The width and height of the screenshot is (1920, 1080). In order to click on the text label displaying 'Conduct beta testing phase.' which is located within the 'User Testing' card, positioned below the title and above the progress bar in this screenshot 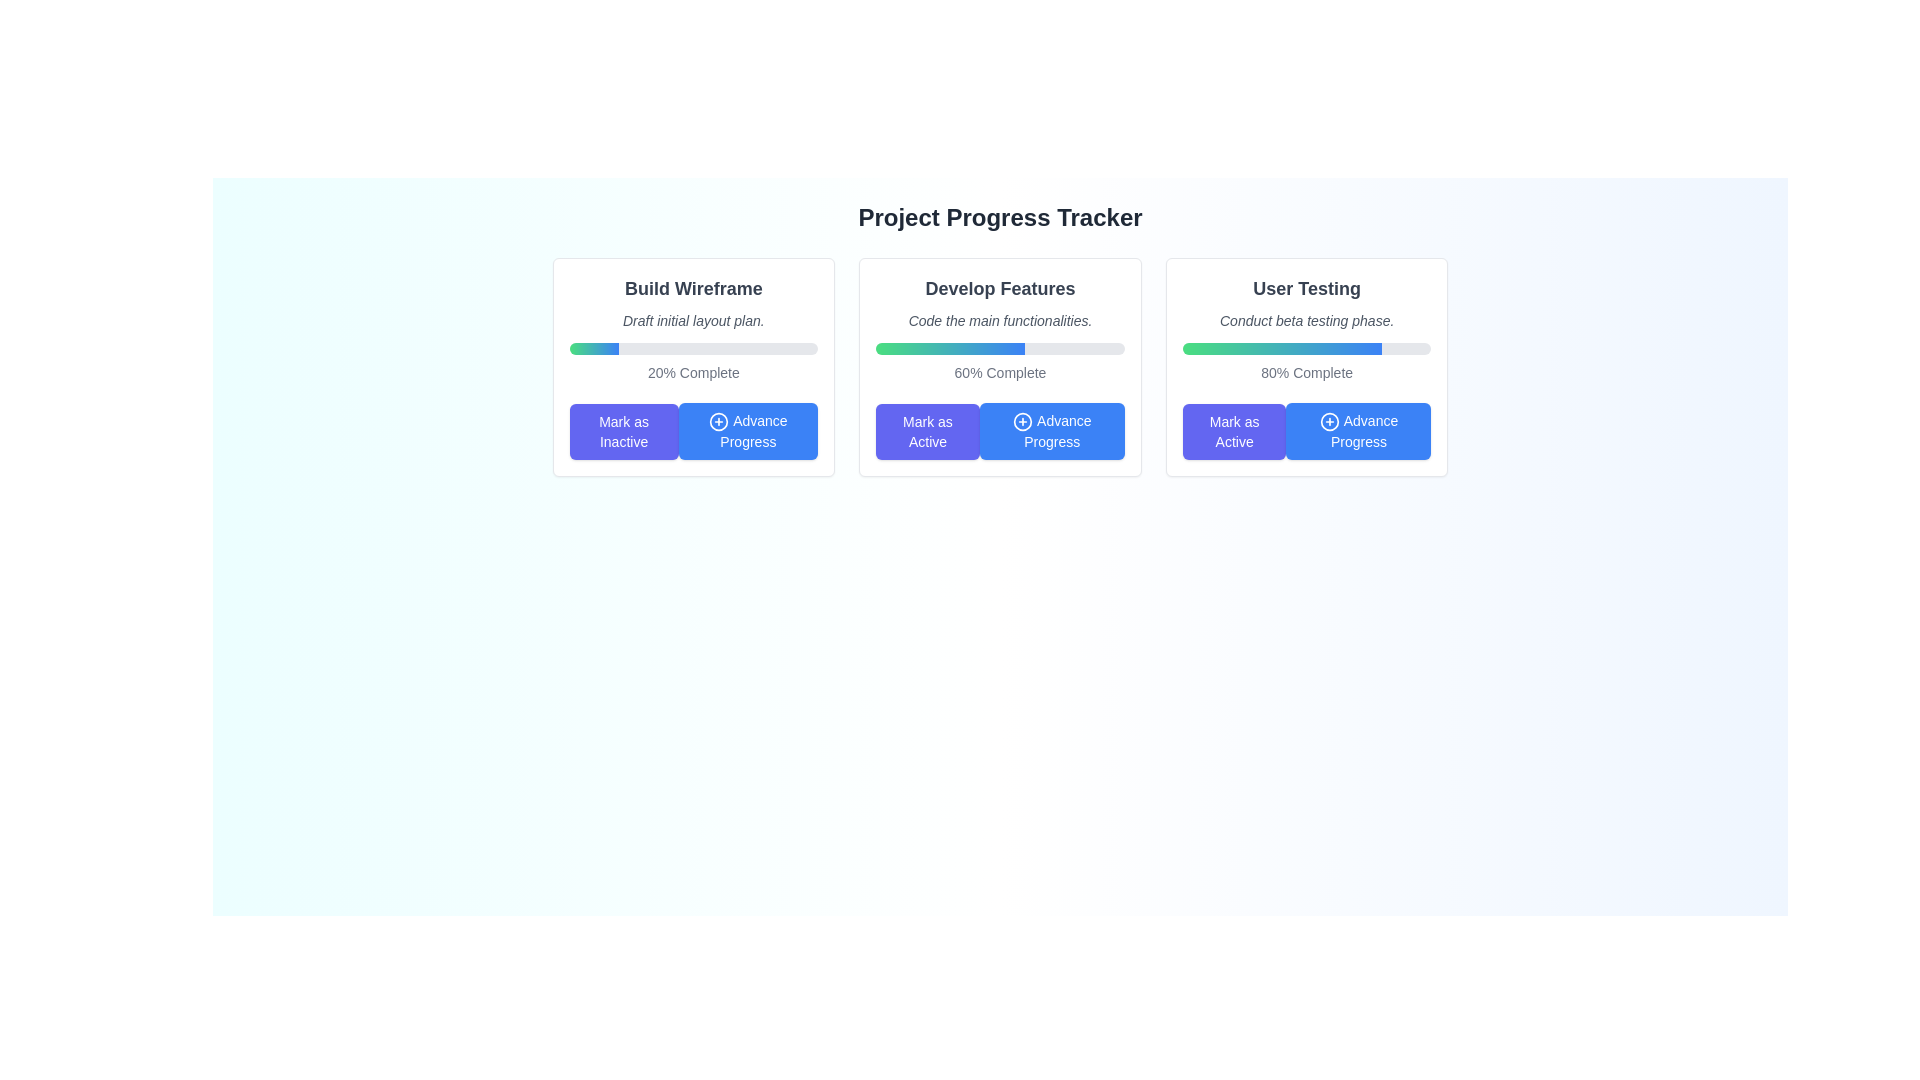, I will do `click(1307, 319)`.